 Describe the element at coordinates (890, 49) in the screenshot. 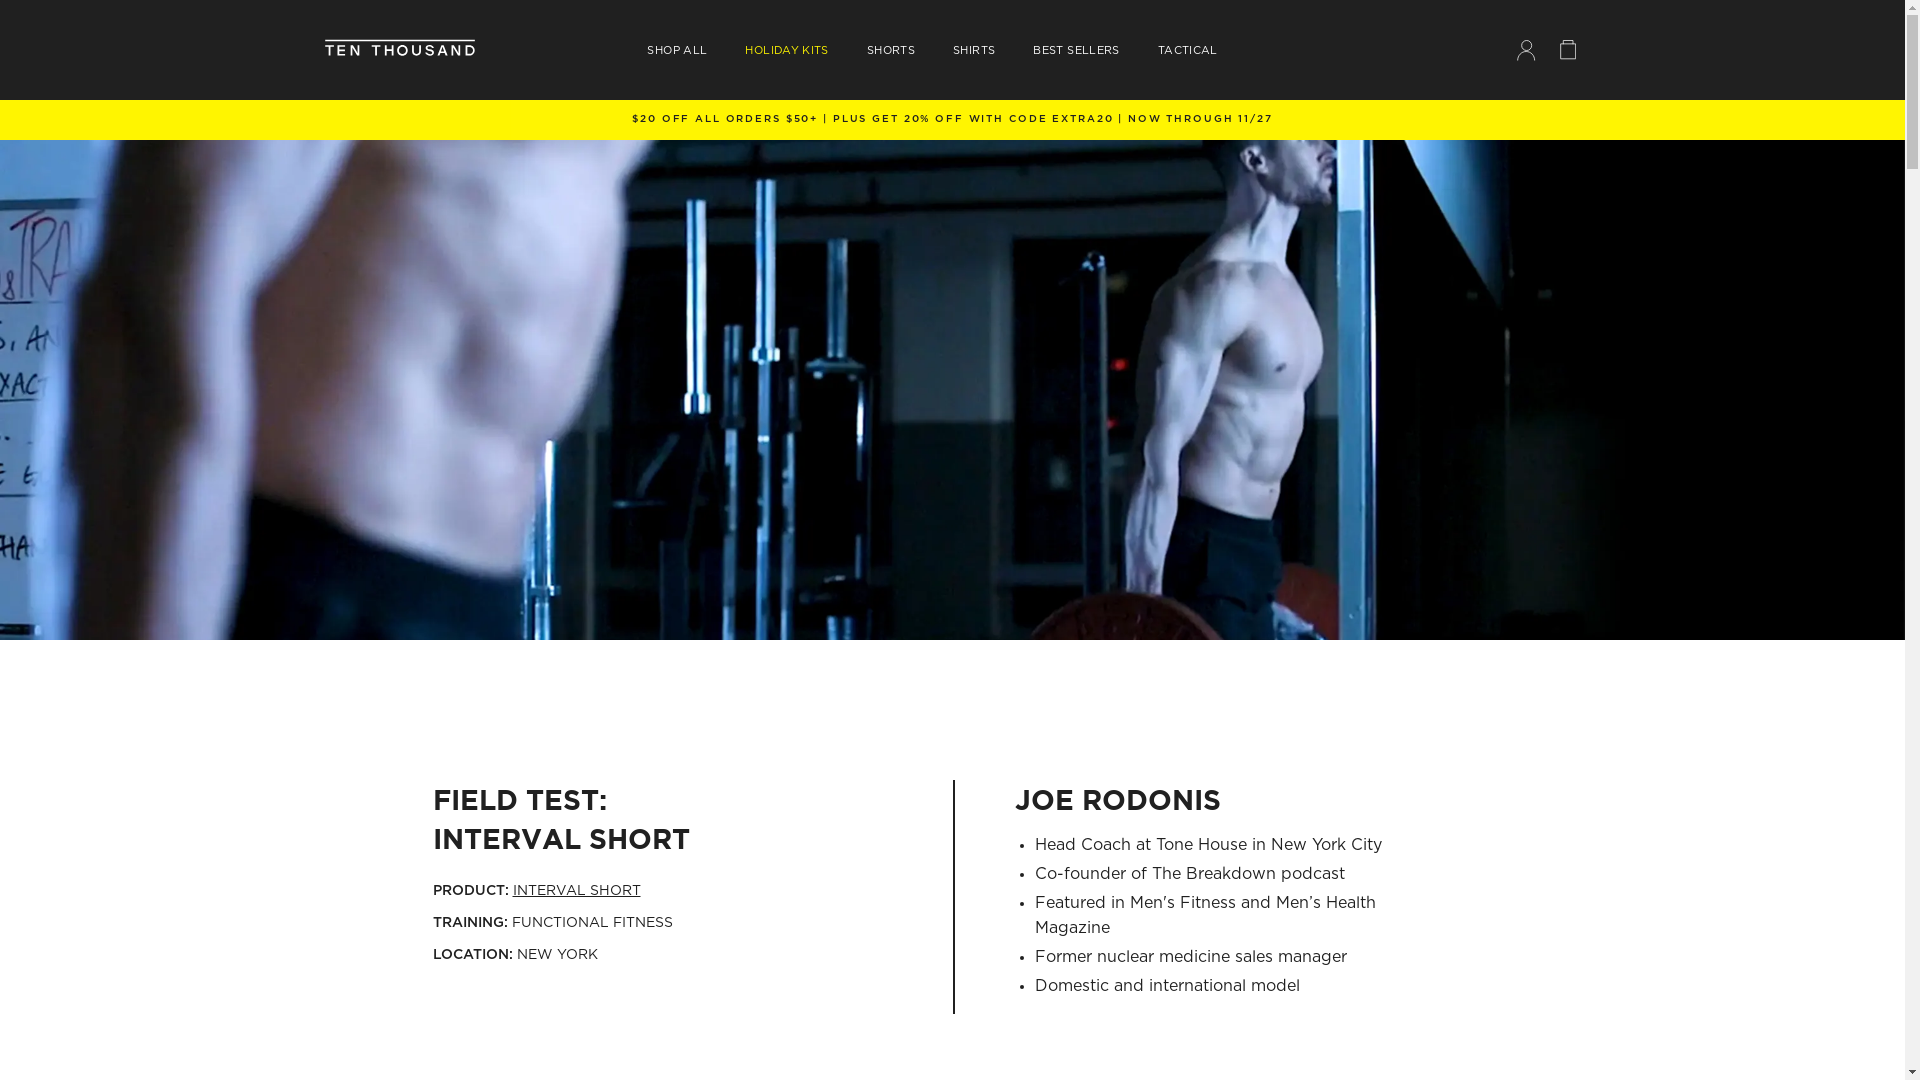

I see `'SHORTS'` at that location.